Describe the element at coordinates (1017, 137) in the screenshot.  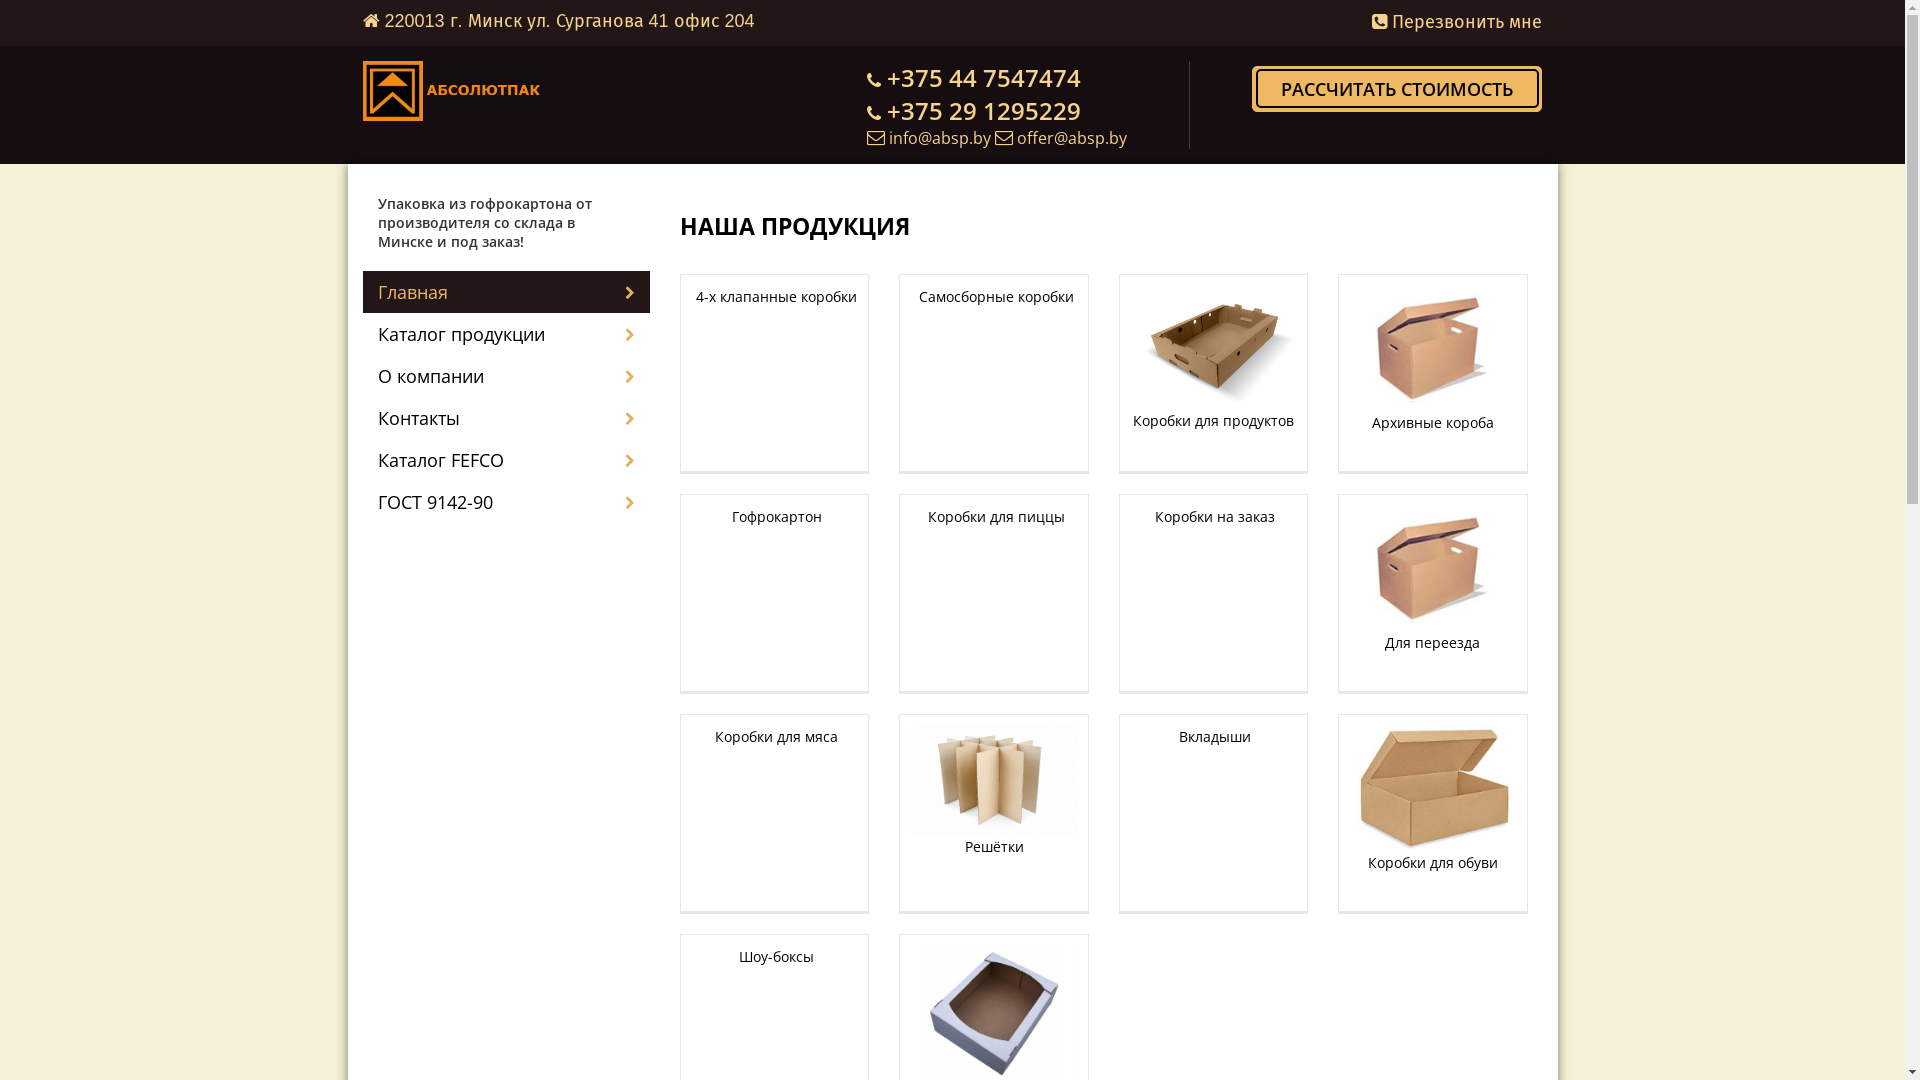
I see `'offer@absp.by'` at that location.